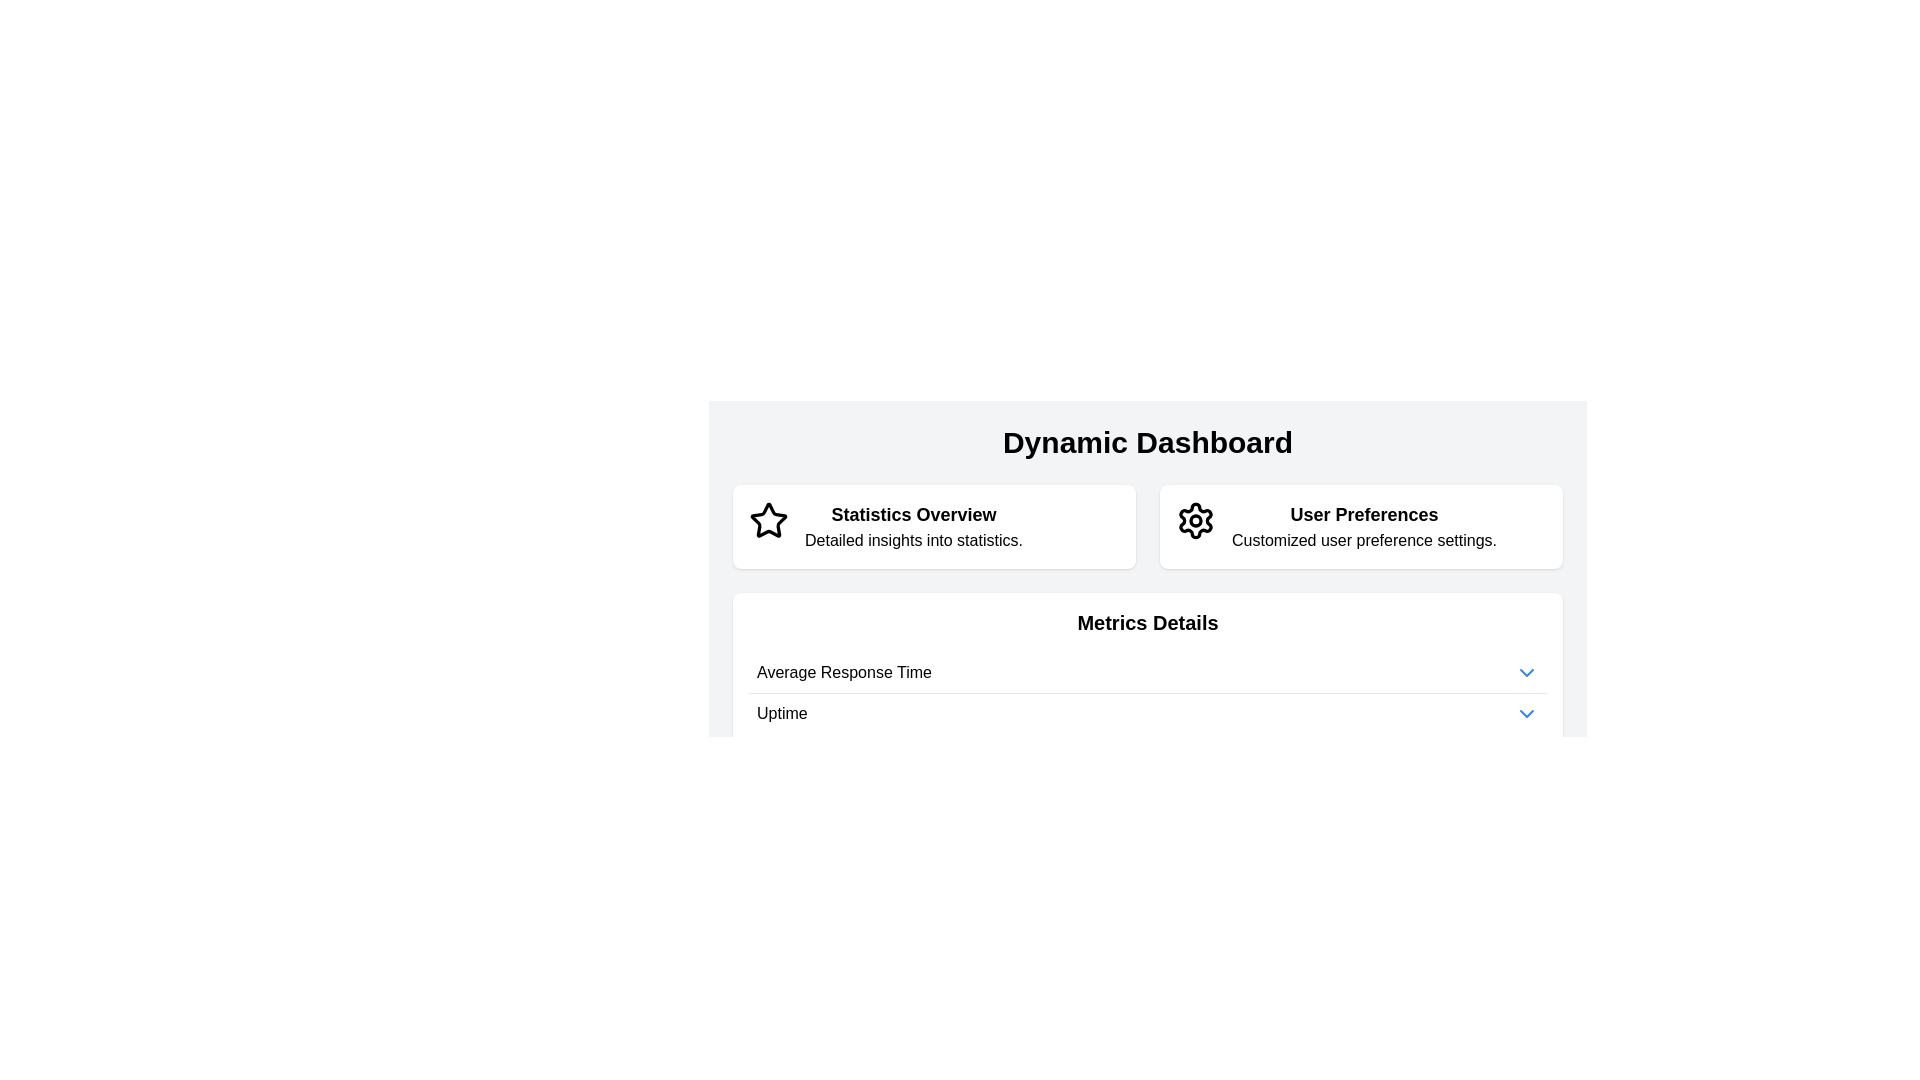  Describe the element at coordinates (767, 519) in the screenshot. I see `the icon enhancing the 'Statistics Overview' button located in the top left section of the 'Dynamic Dashboard' interface` at that location.